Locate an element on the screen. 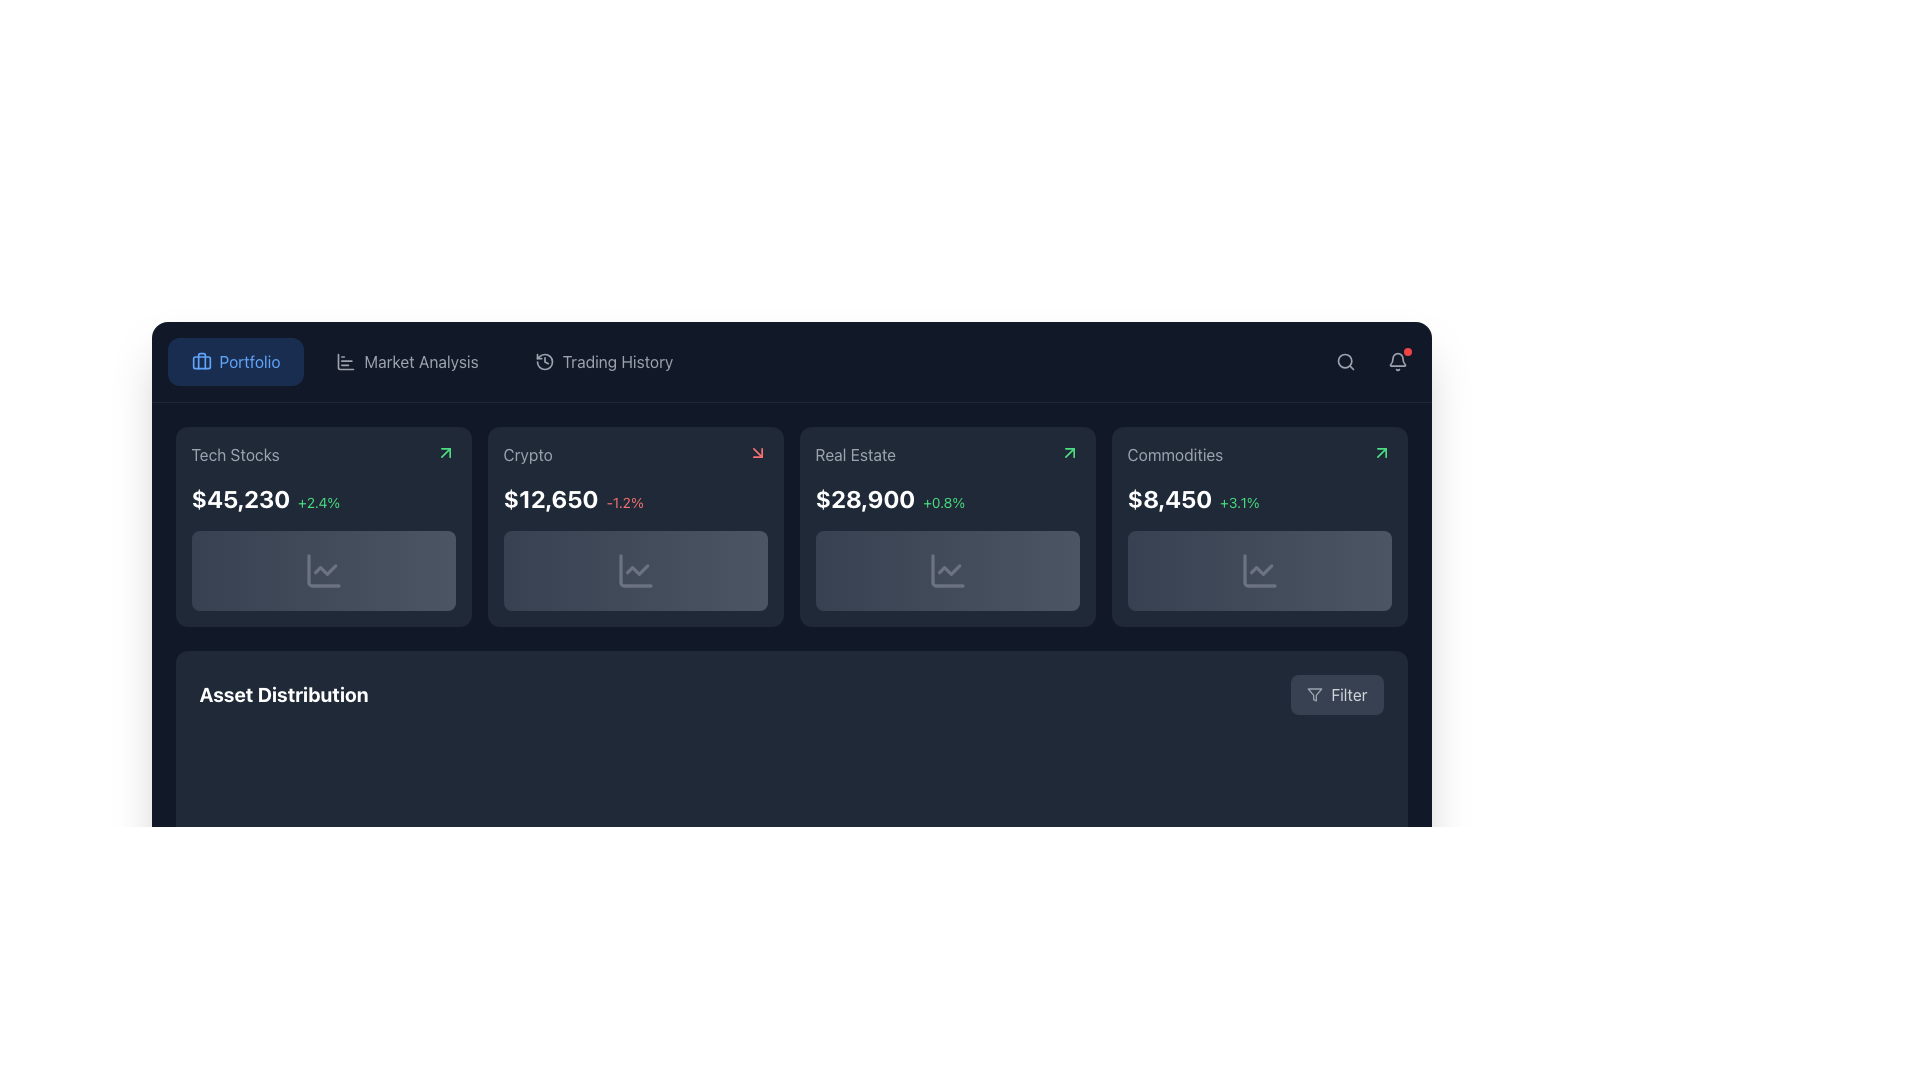 The height and width of the screenshot is (1080, 1920). the static descriptive text displaying 'Crypto' which is styled in gray color against a dark background, located at the top-left area of the 'Crypto' category box is located at coordinates (528, 455).